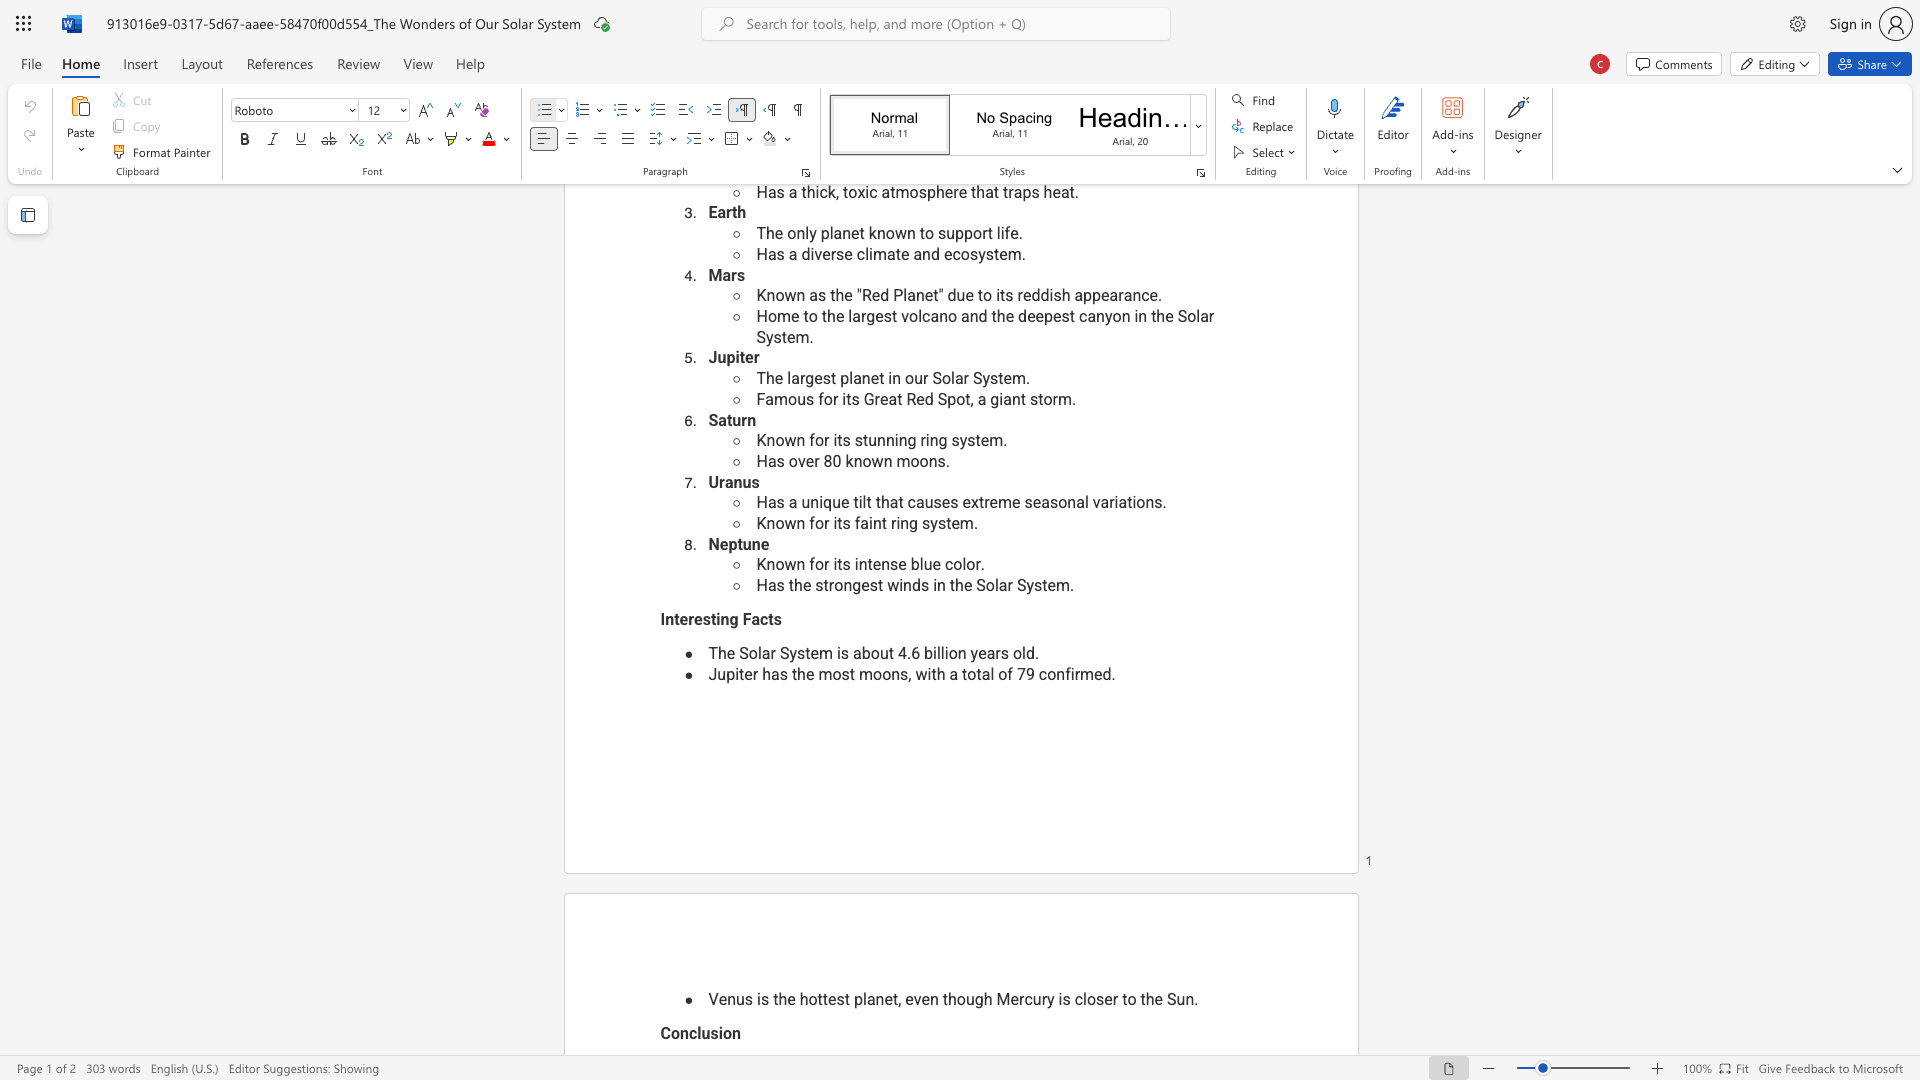 This screenshot has height=1080, width=1920. What do you see at coordinates (1059, 999) in the screenshot?
I see `the 2th character "i" in the text` at bounding box center [1059, 999].